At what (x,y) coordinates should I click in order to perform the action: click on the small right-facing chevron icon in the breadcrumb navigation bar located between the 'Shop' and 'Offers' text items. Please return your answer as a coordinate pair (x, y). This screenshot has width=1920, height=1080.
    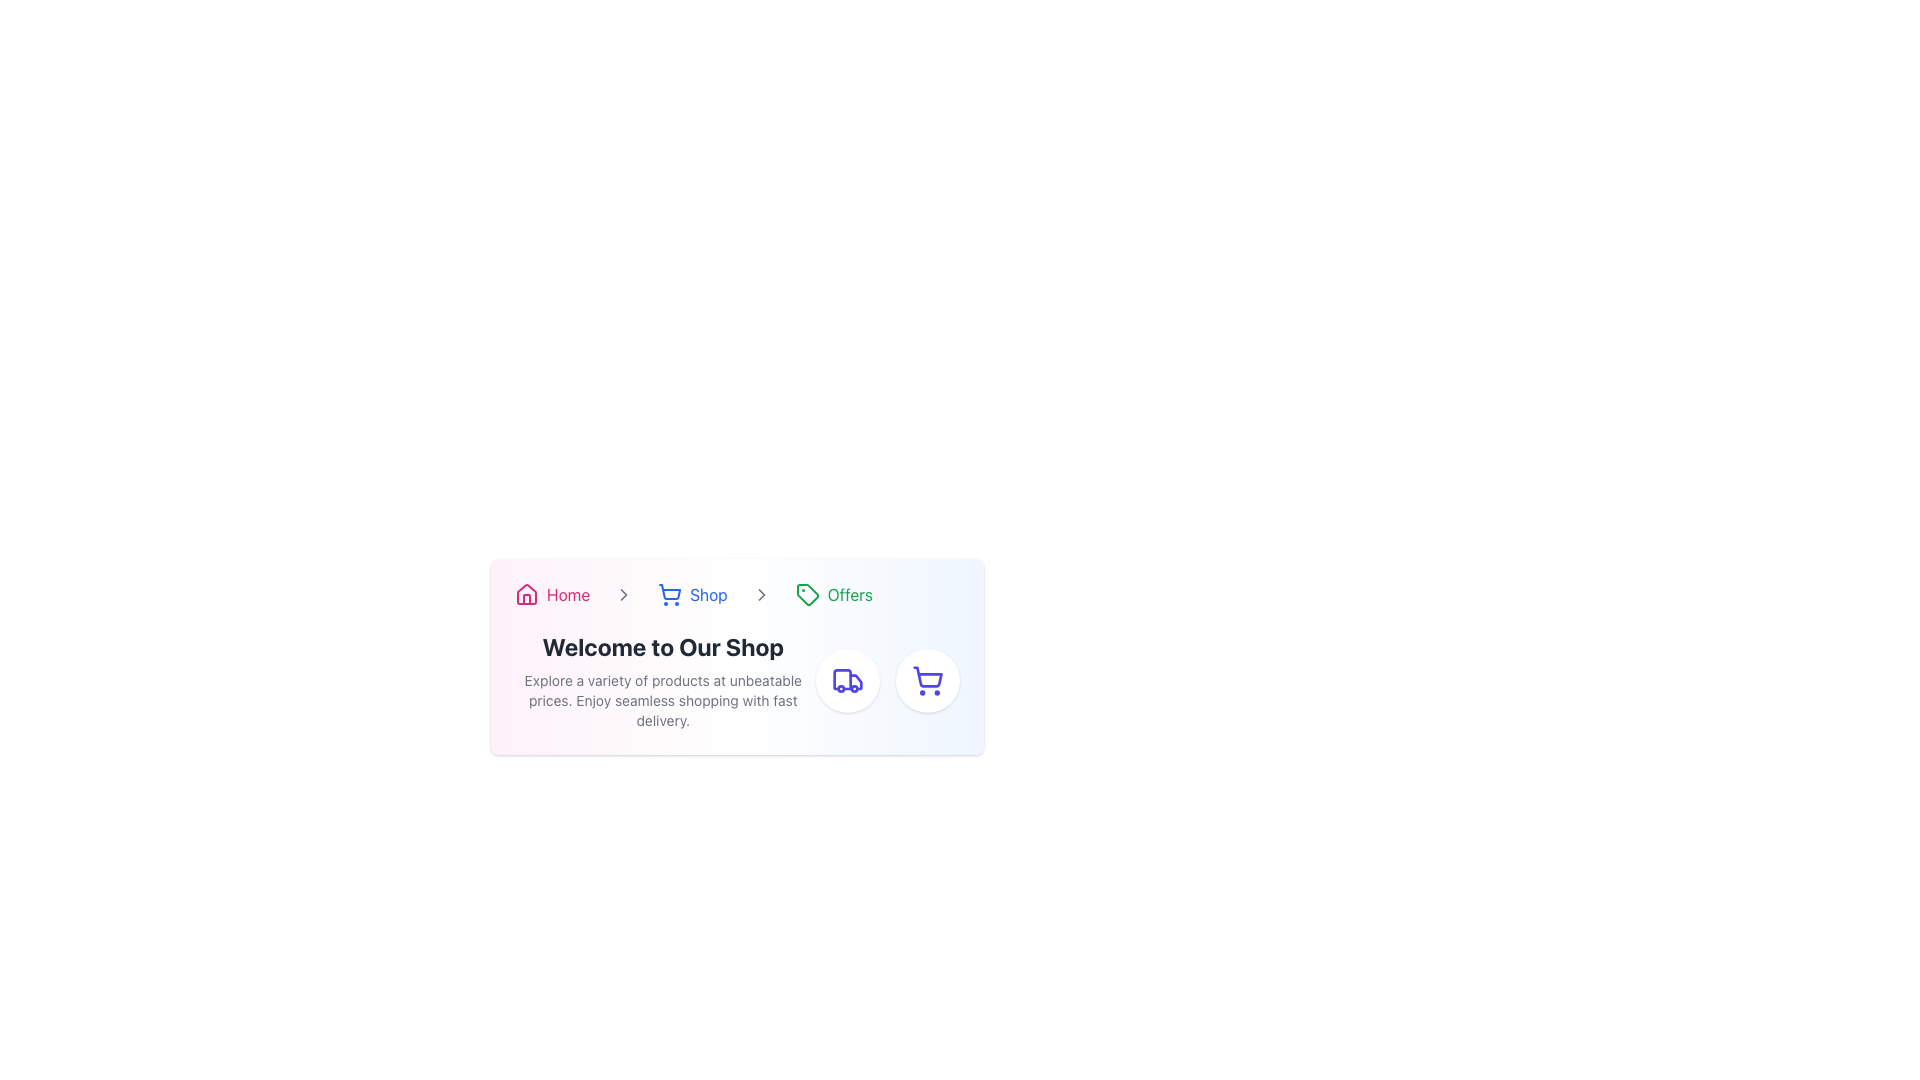
    Looking at the image, I should click on (760, 593).